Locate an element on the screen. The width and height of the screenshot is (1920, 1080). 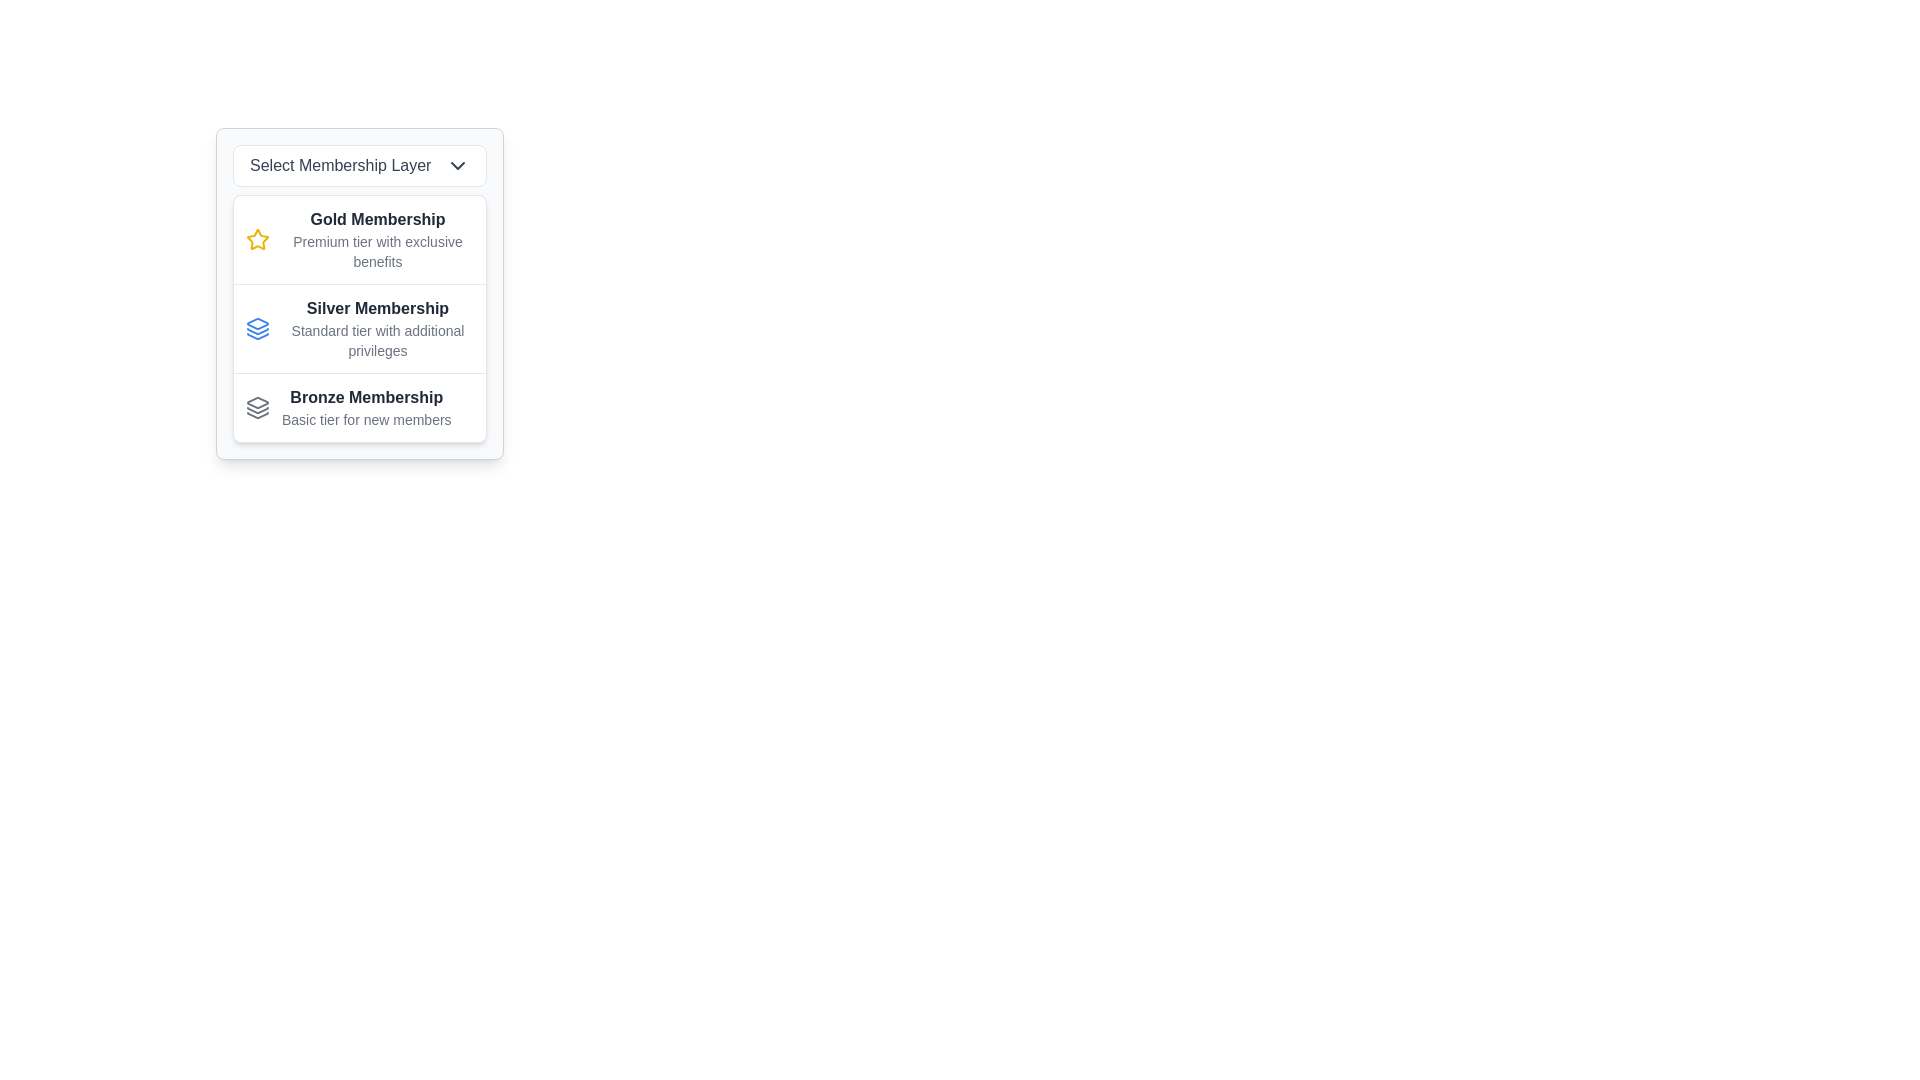
the second list item labeled 'Silver Membership' in the vertical list of membership tiers is located at coordinates (360, 328).